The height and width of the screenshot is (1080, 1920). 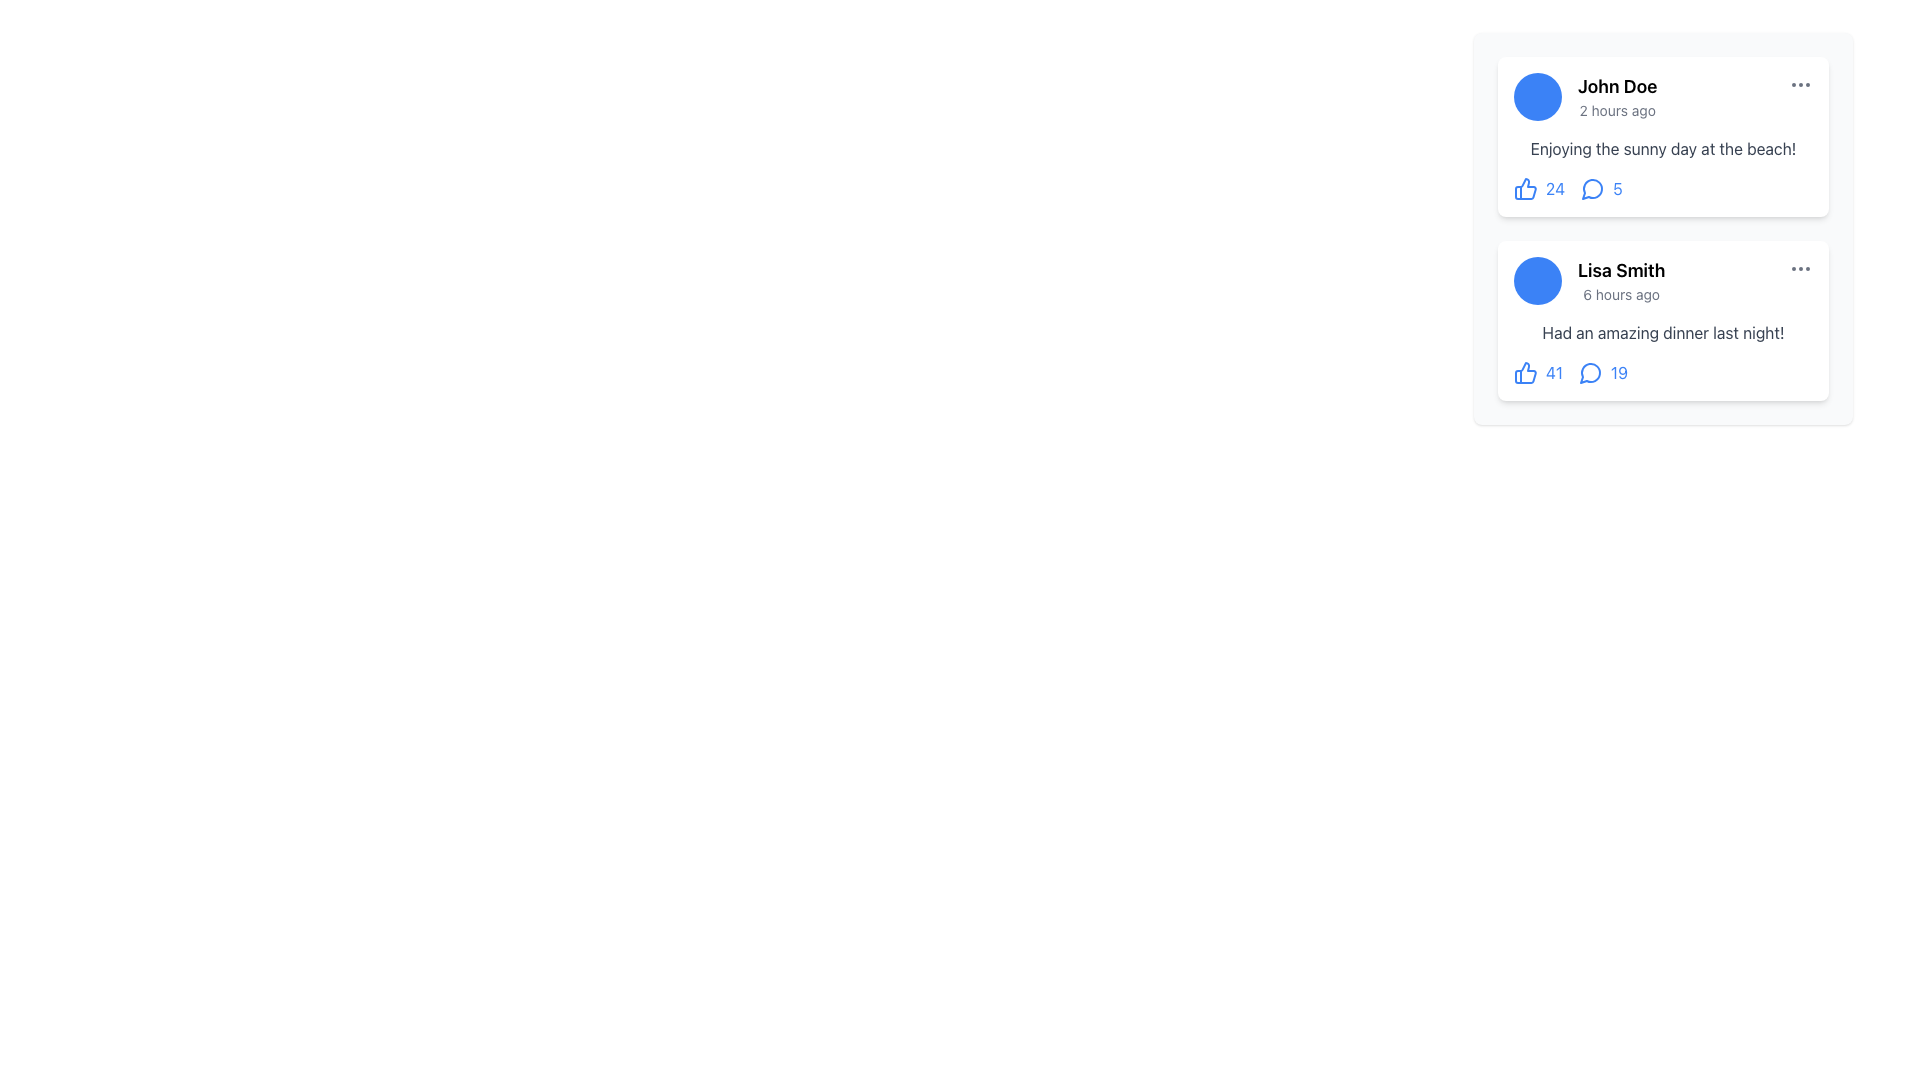 What do you see at coordinates (1592, 189) in the screenshot?
I see `the speech bubble icon button with a blue outline, located to the right of the count indicator showing '5'` at bounding box center [1592, 189].